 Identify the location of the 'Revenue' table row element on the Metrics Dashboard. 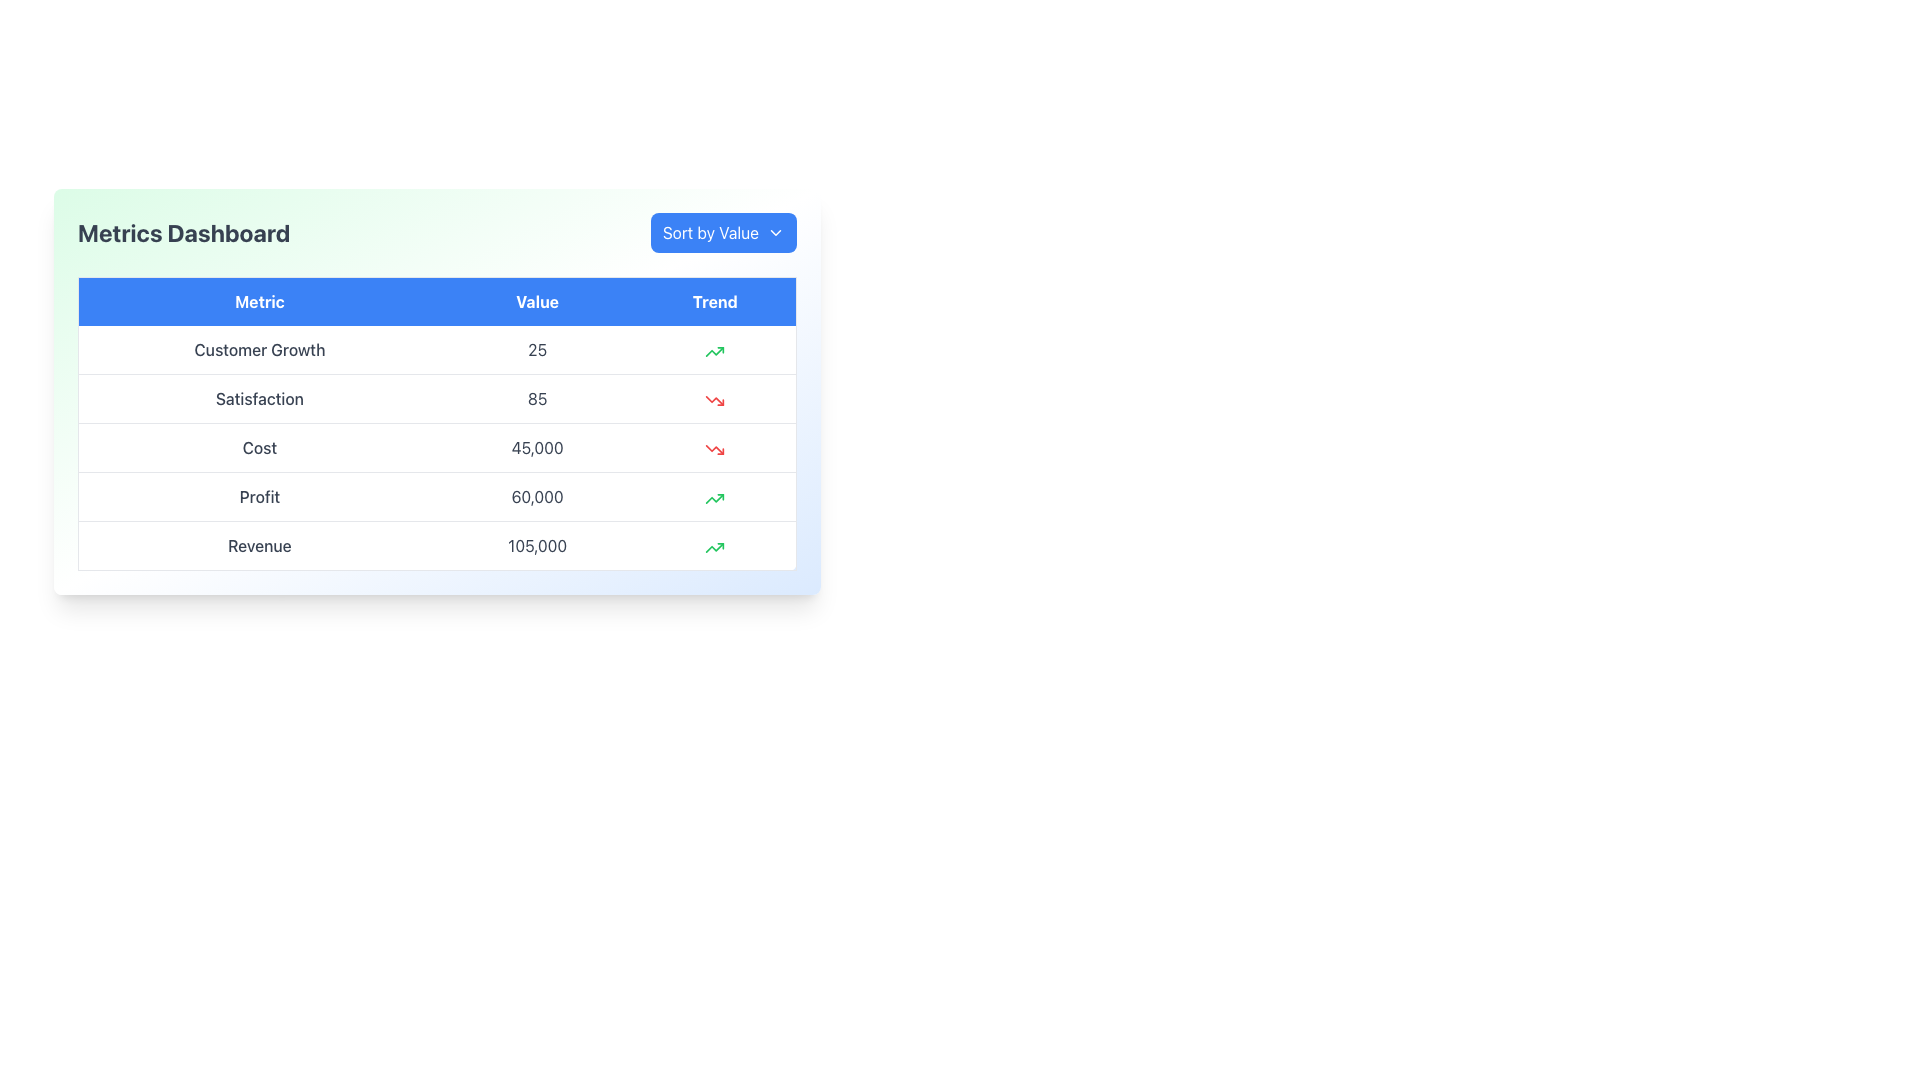
(436, 546).